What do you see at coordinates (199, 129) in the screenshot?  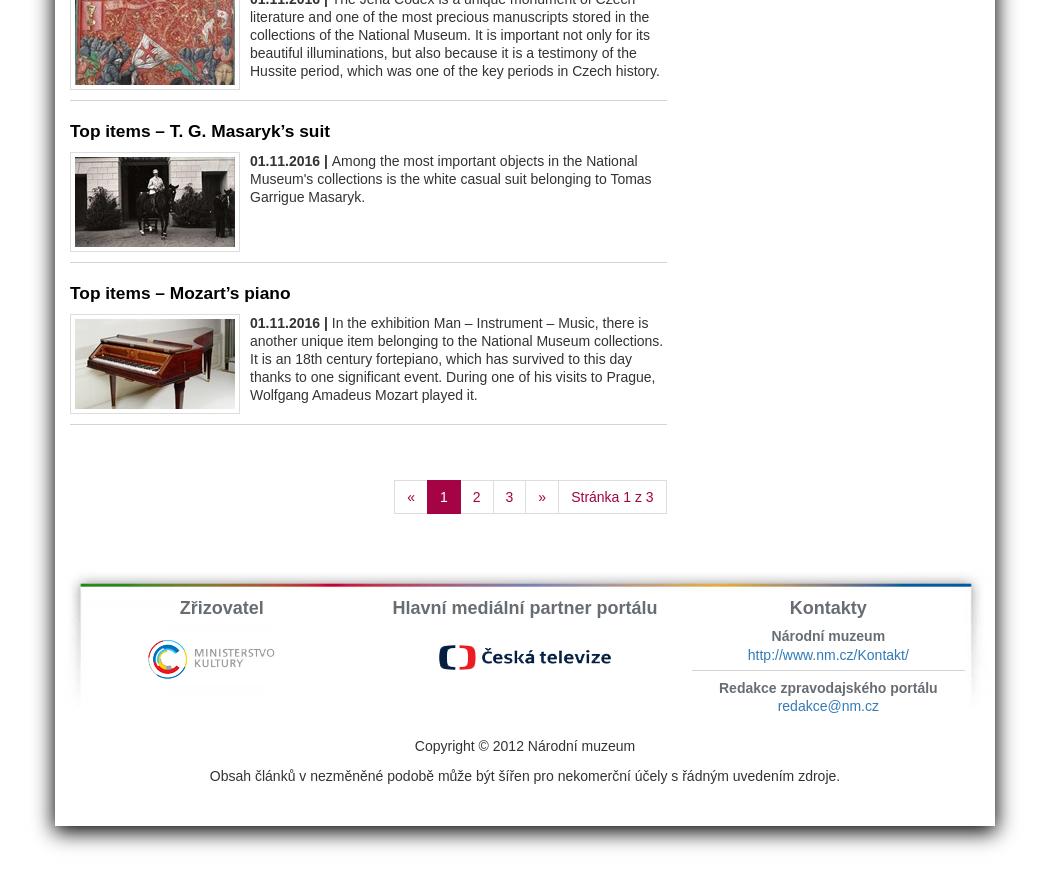 I see `'Top items – T. G. Masaryk’s suit'` at bounding box center [199, 129].